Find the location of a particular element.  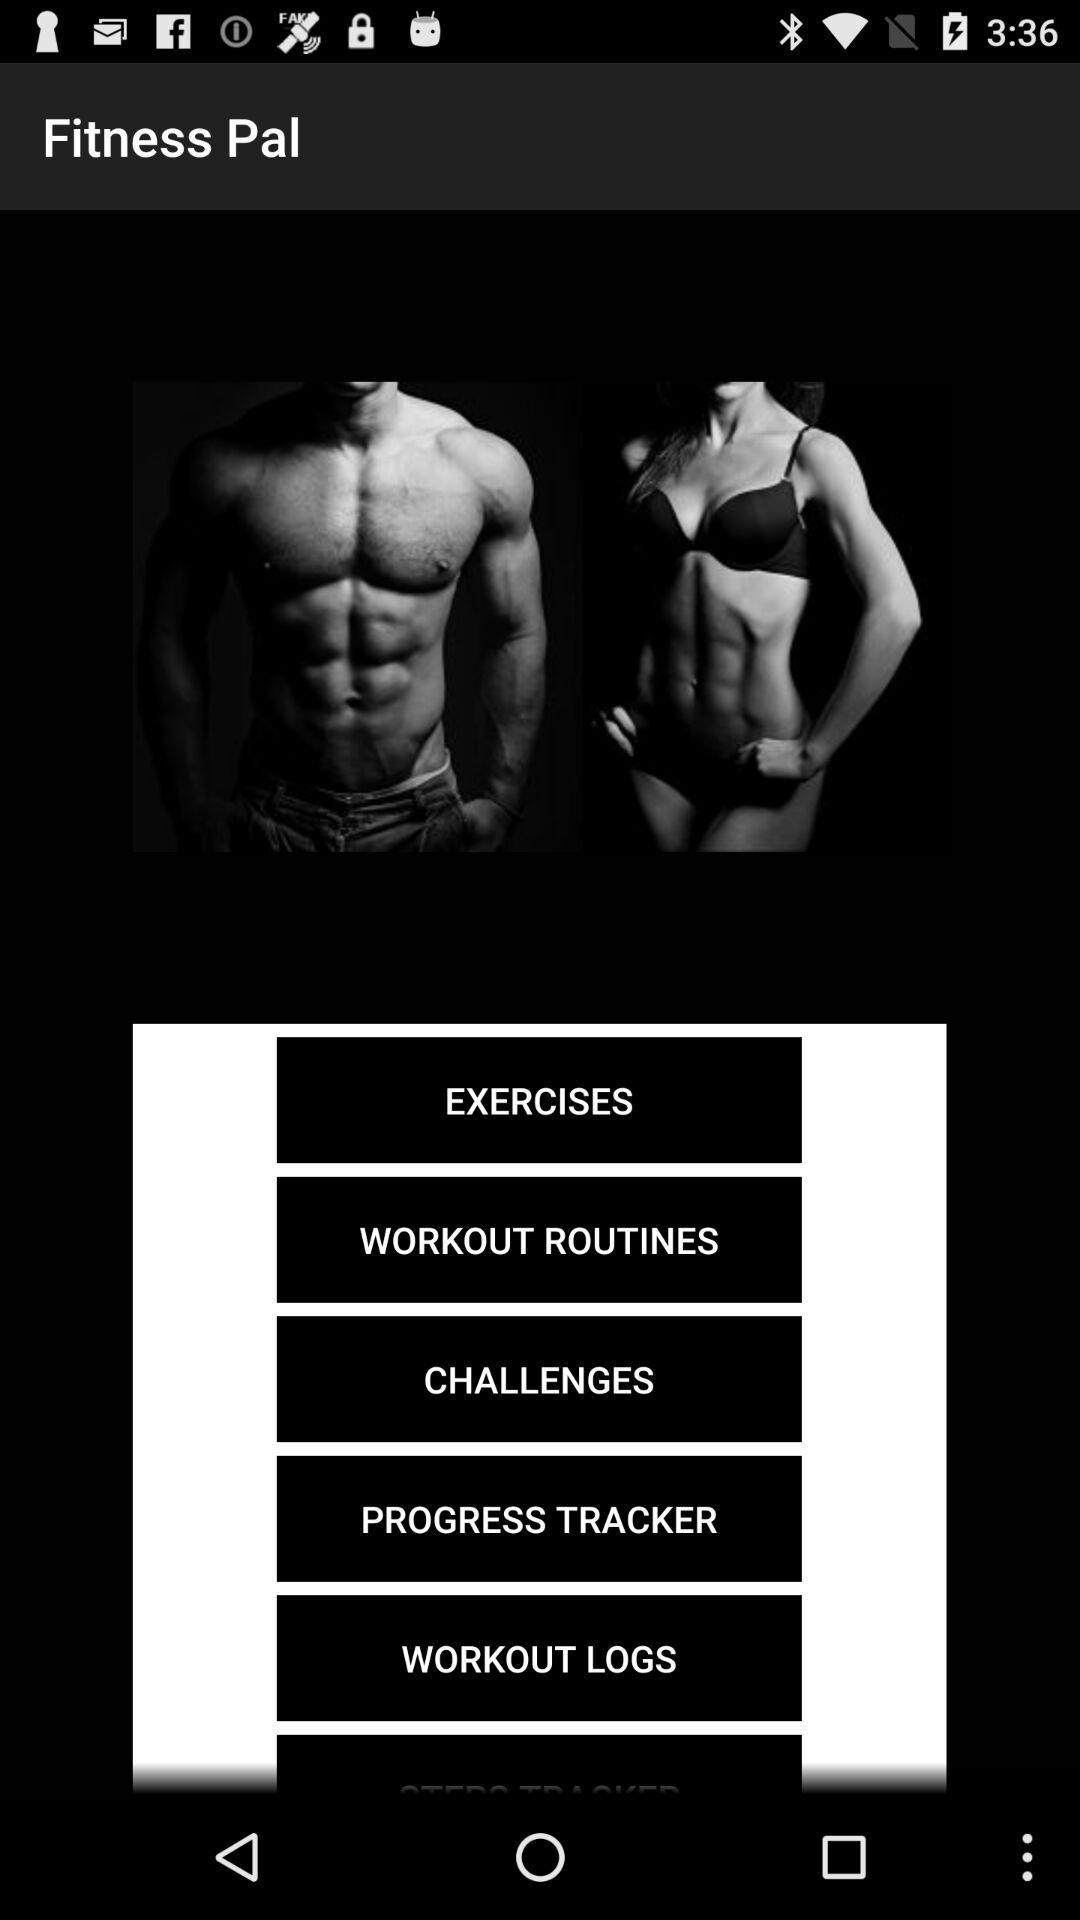

the icon above steps tracker is located at coordinates (538, 1658).